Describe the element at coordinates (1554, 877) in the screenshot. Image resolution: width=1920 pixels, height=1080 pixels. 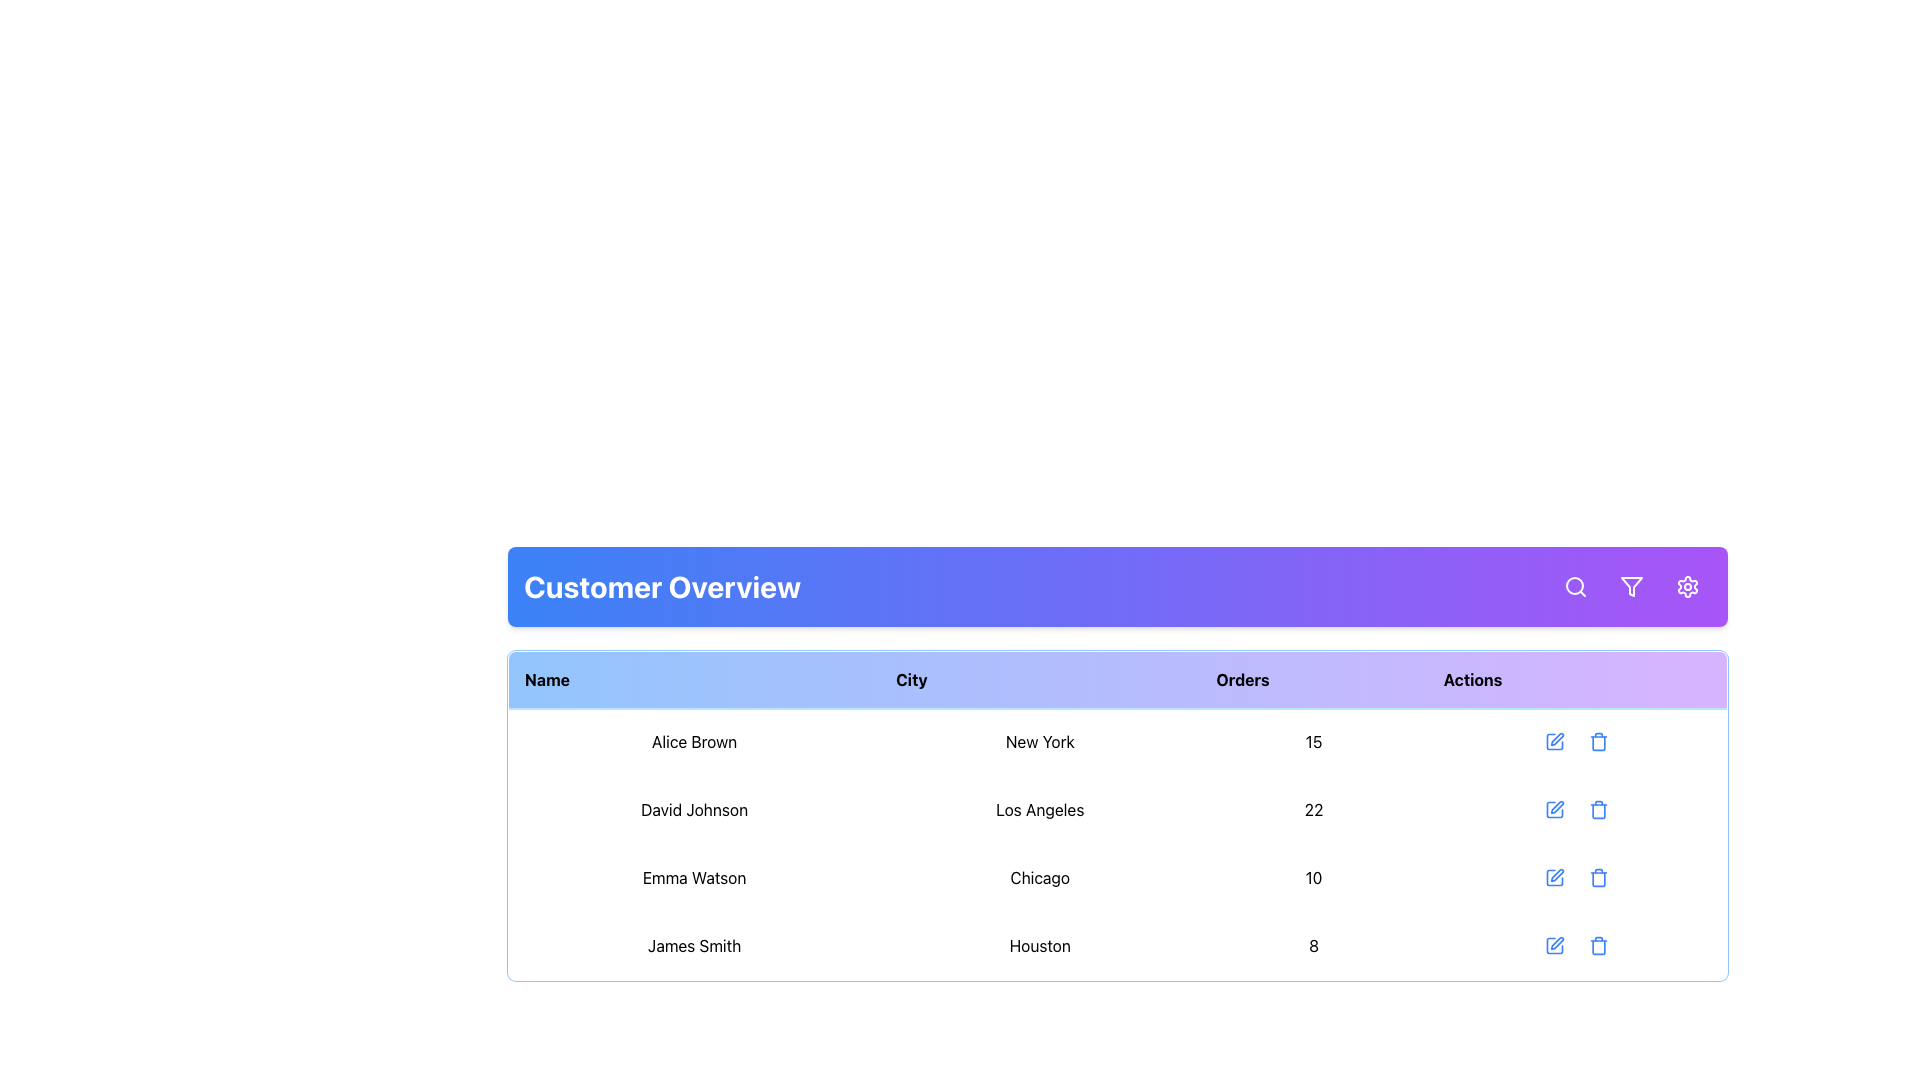
I see `the SVG icon button resembling a pen in the 'Actions' column of the third row for 'Emma Watson'` at that location.